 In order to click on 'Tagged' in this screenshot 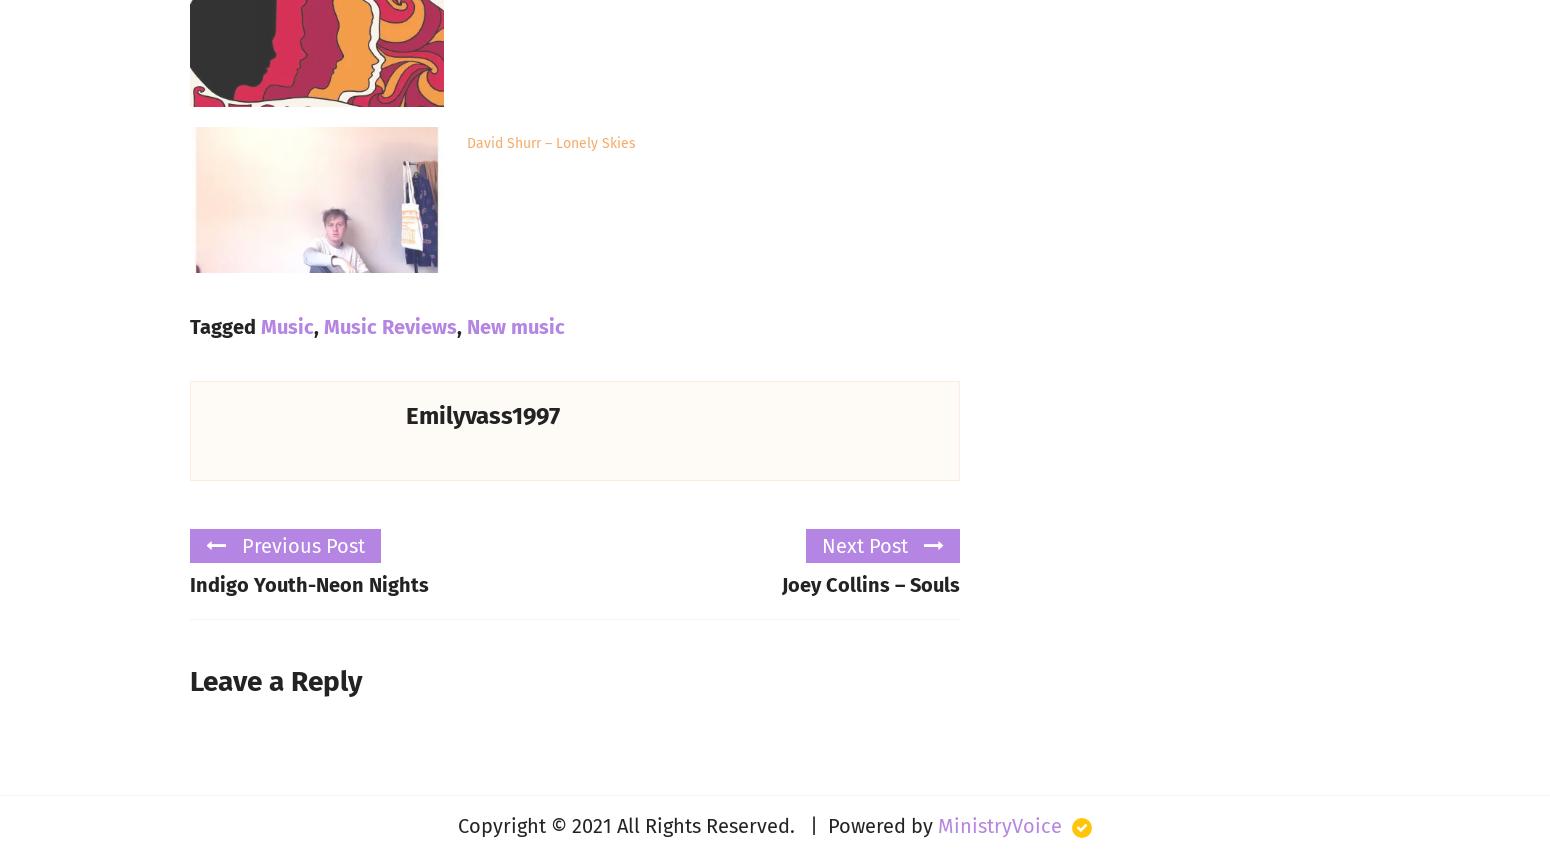, I will do `click(224, 325)`.